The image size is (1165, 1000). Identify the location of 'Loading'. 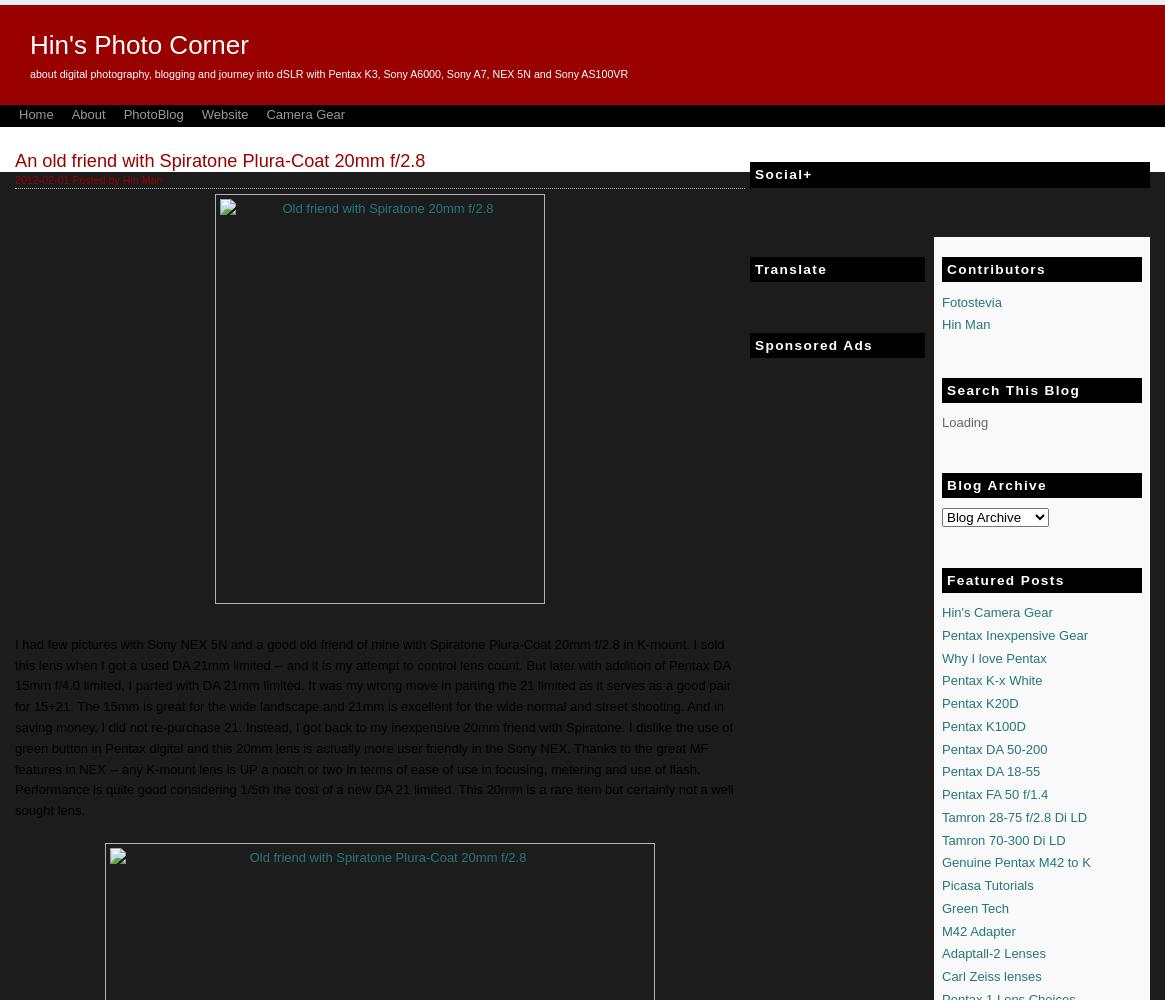
(964, 422).